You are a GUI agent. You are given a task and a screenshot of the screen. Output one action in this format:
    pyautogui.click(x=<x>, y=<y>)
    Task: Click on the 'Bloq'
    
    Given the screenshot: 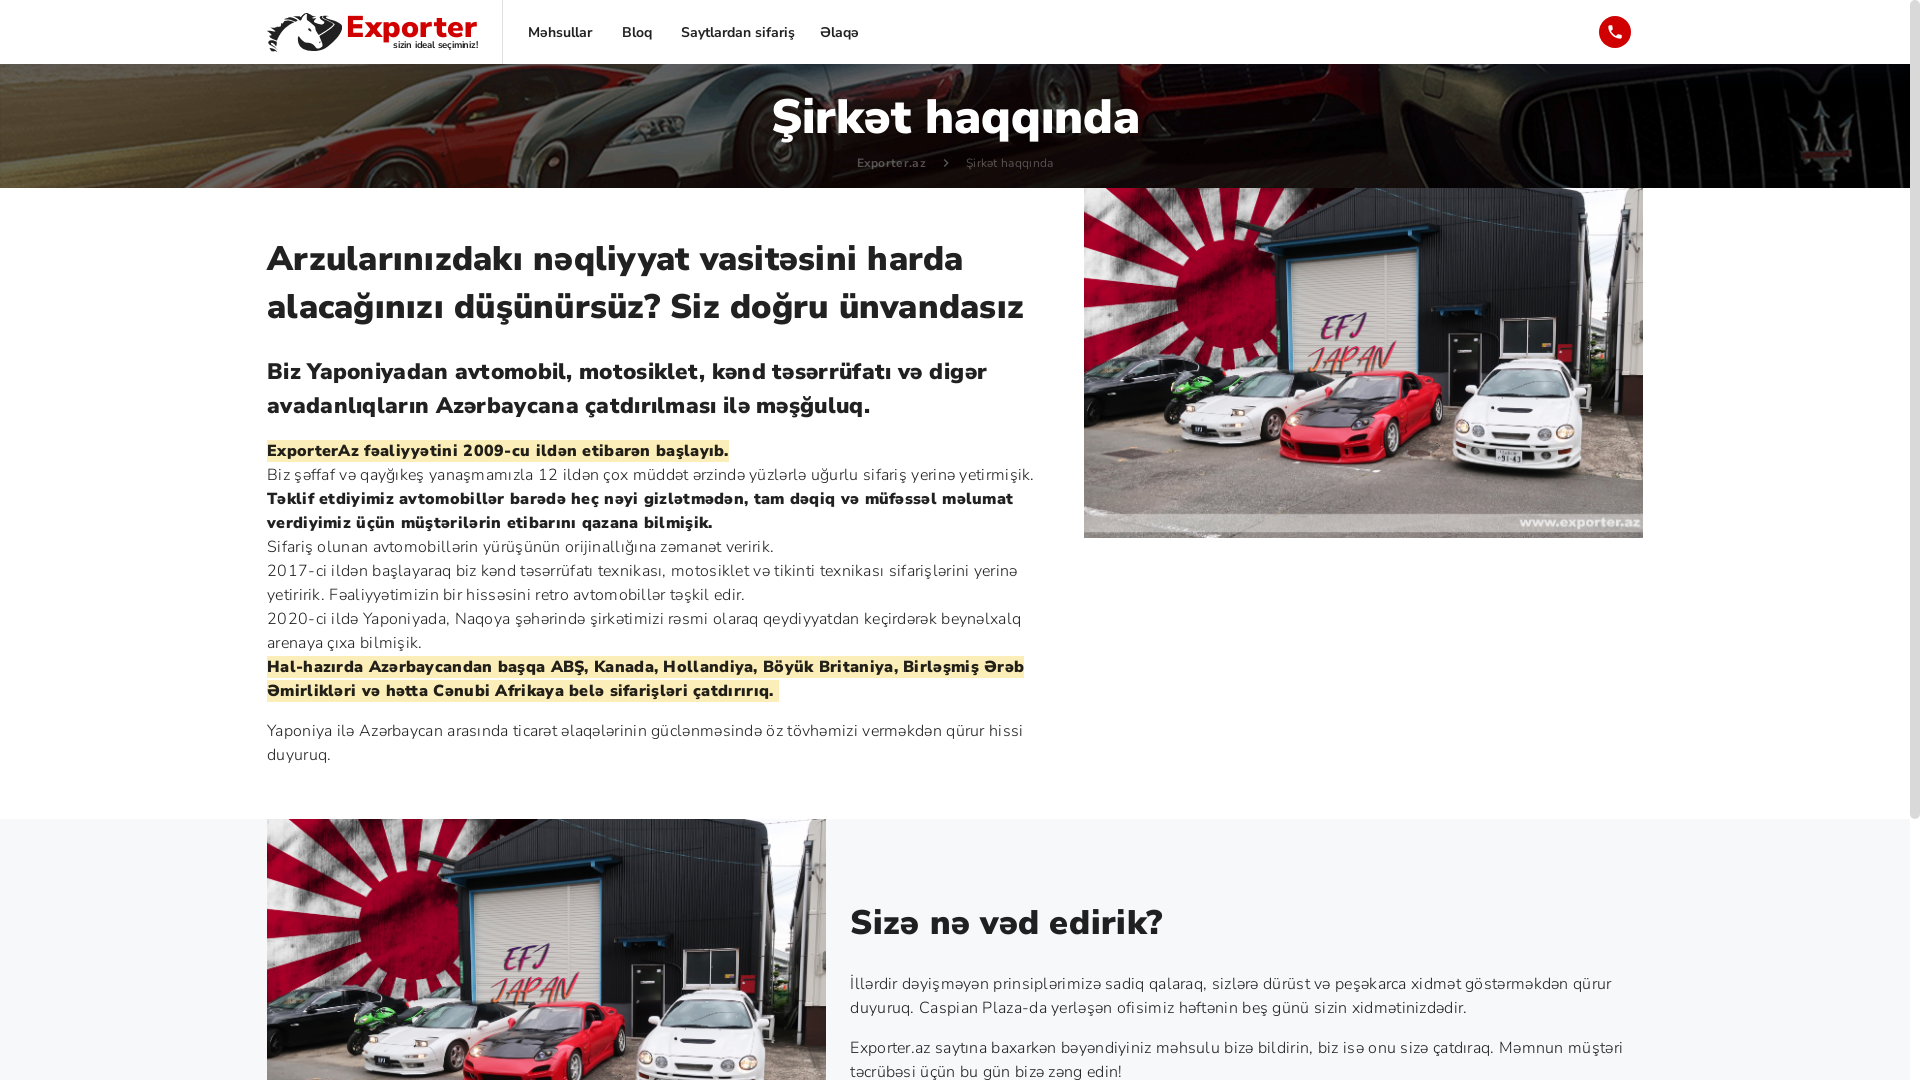 What is the action you would take?
    pyautogui.click(x=603, y=31)
    